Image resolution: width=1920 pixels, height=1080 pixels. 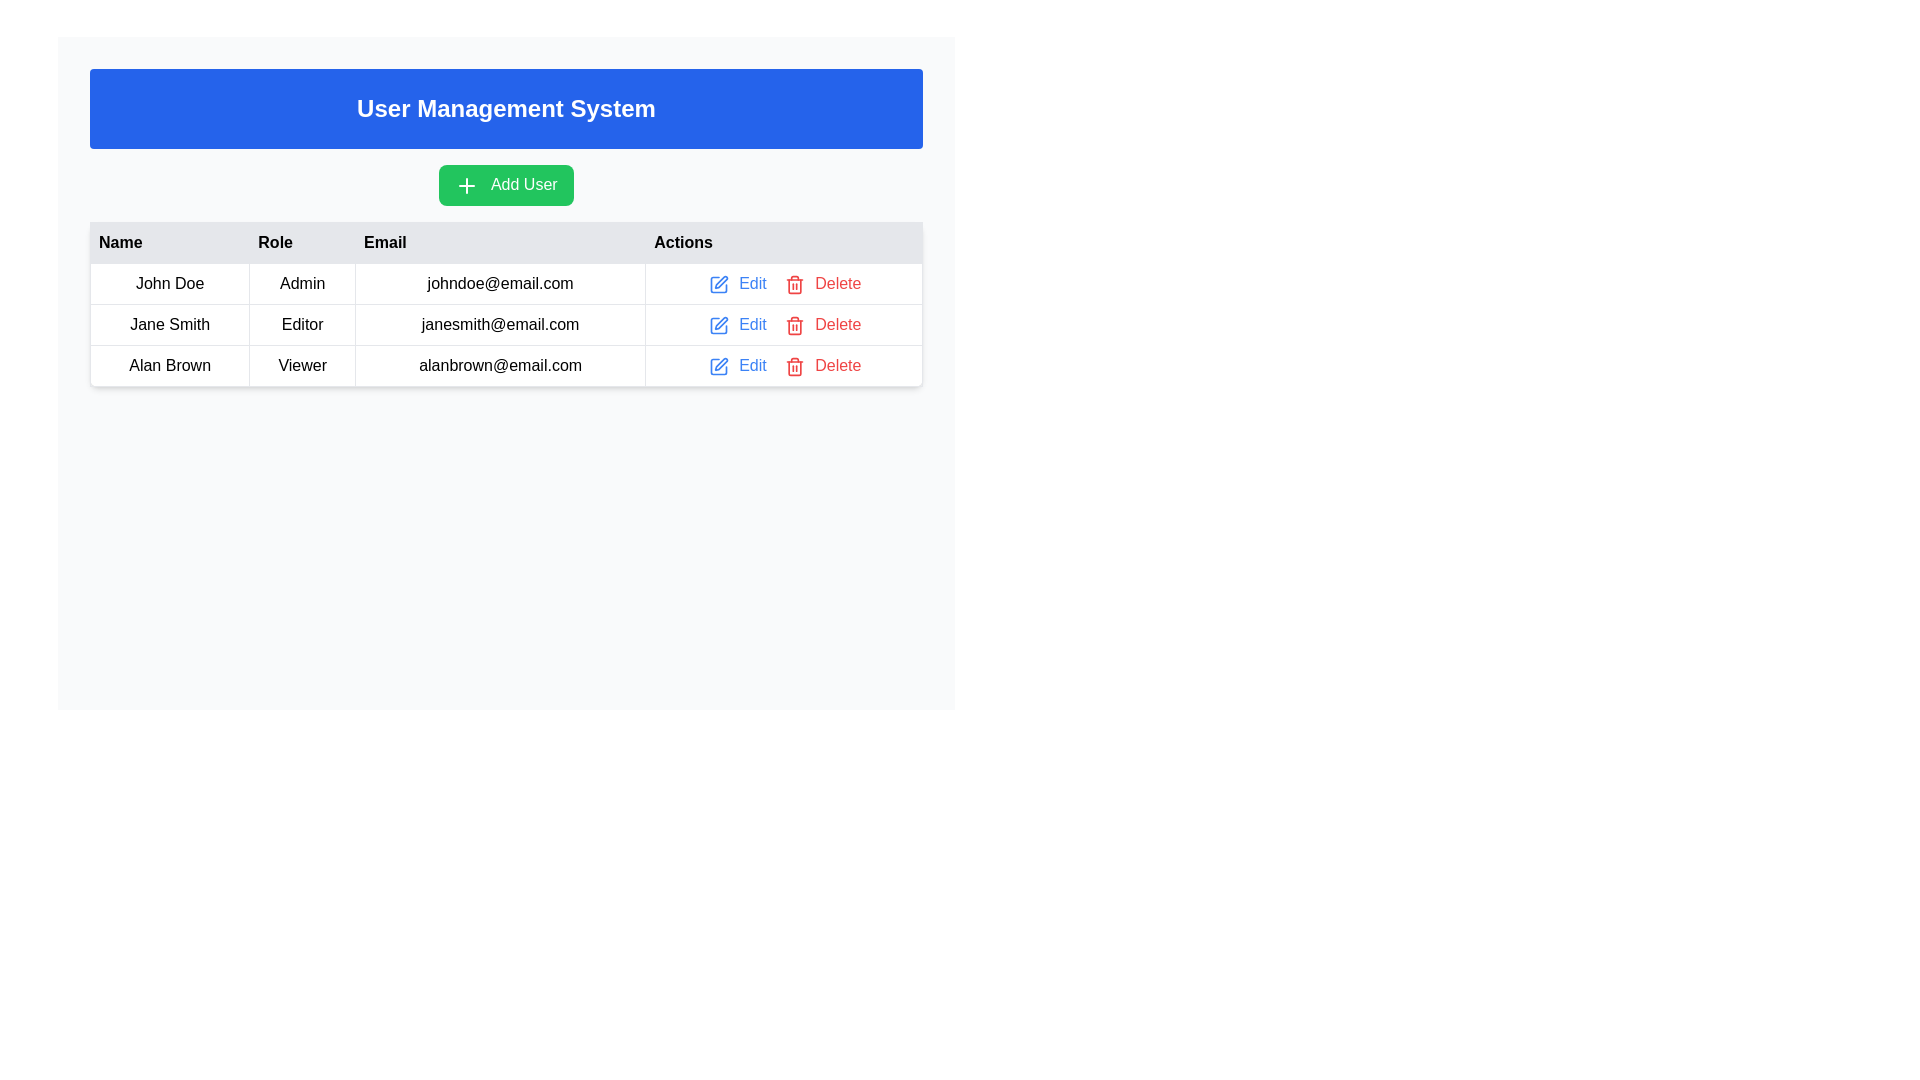 I want to click on the delete icon for user 'Alan Brown', so click(x=793, y=366).